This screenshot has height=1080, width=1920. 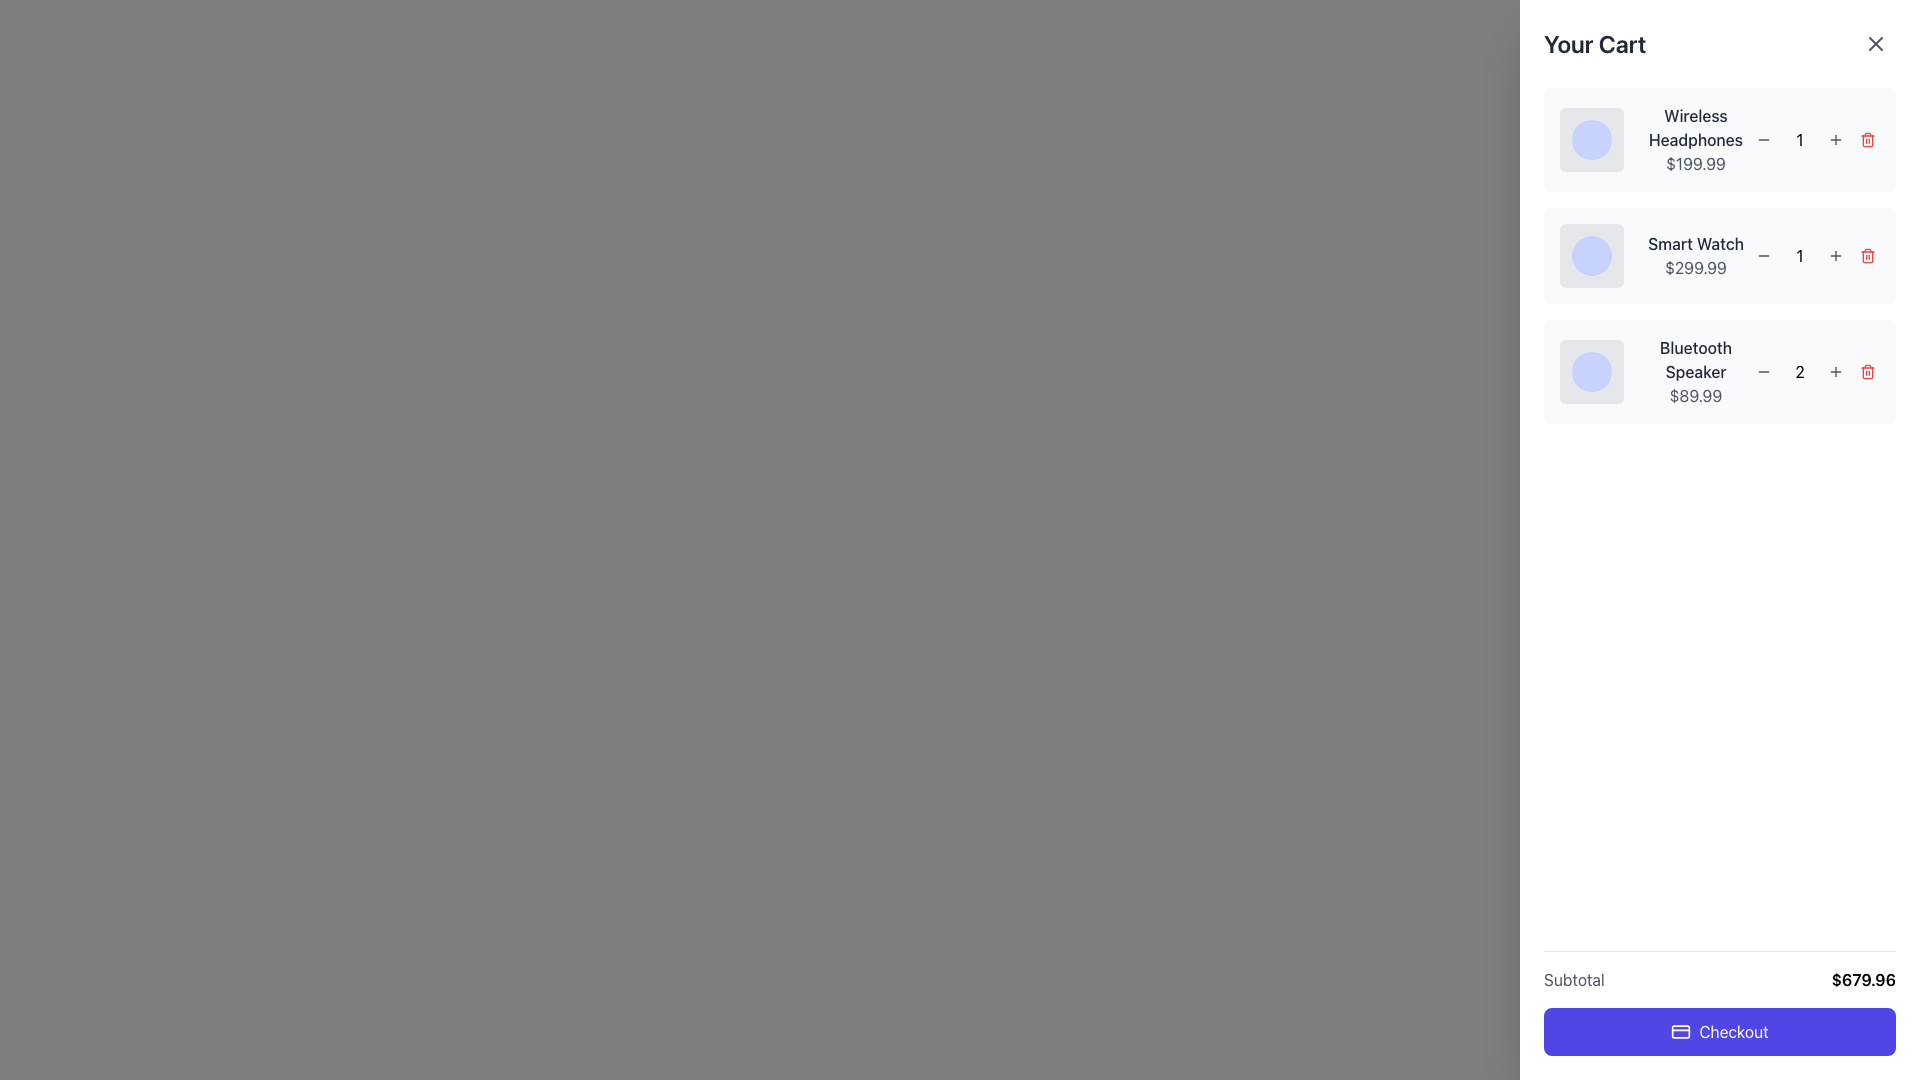 What do you see at coordinates (1800, 138) in the screenshot?
I see `the text display showing the value '1' in the cart, positioned between the decrement and increment buttons` at bounding box center [1800, 138].